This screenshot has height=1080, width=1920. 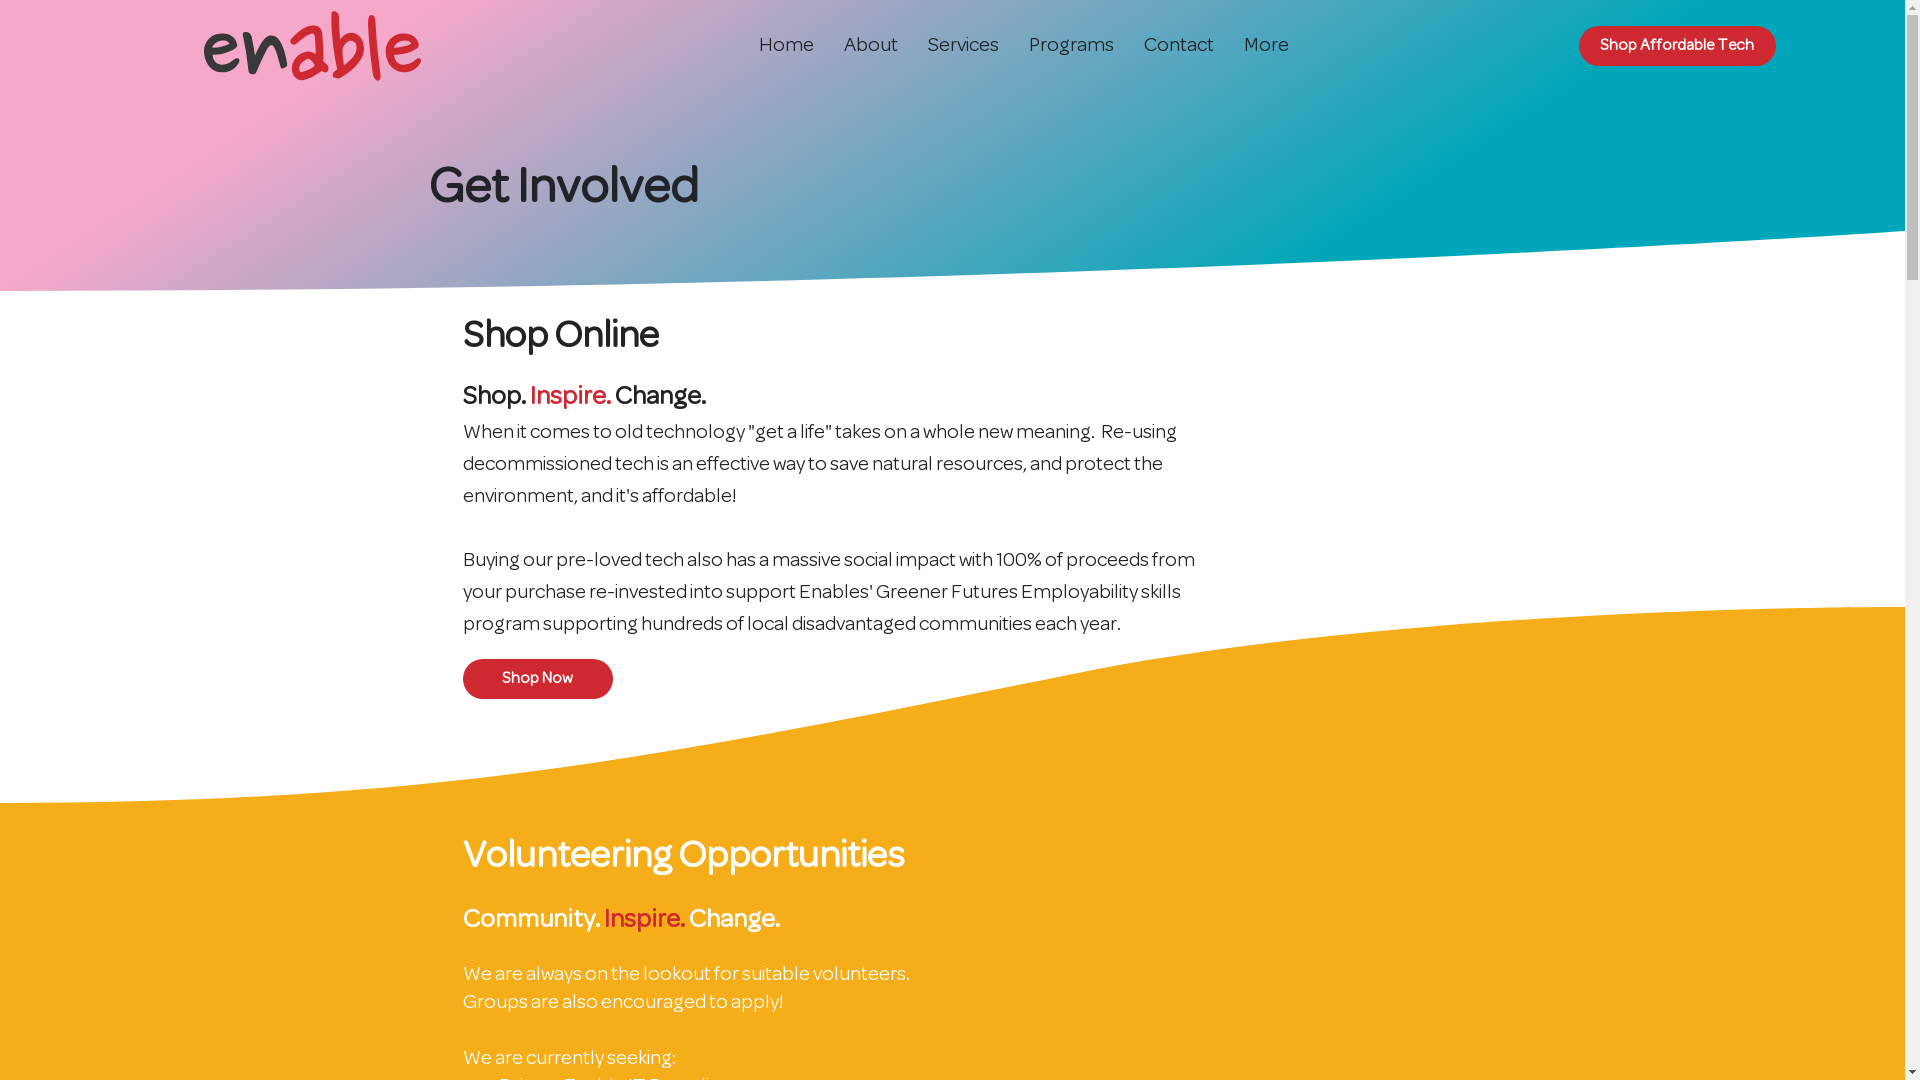 What do you see at coordinates (460, 677) in the screenshot?
I see `'Shop Now'` at bounding box center [460, 677].